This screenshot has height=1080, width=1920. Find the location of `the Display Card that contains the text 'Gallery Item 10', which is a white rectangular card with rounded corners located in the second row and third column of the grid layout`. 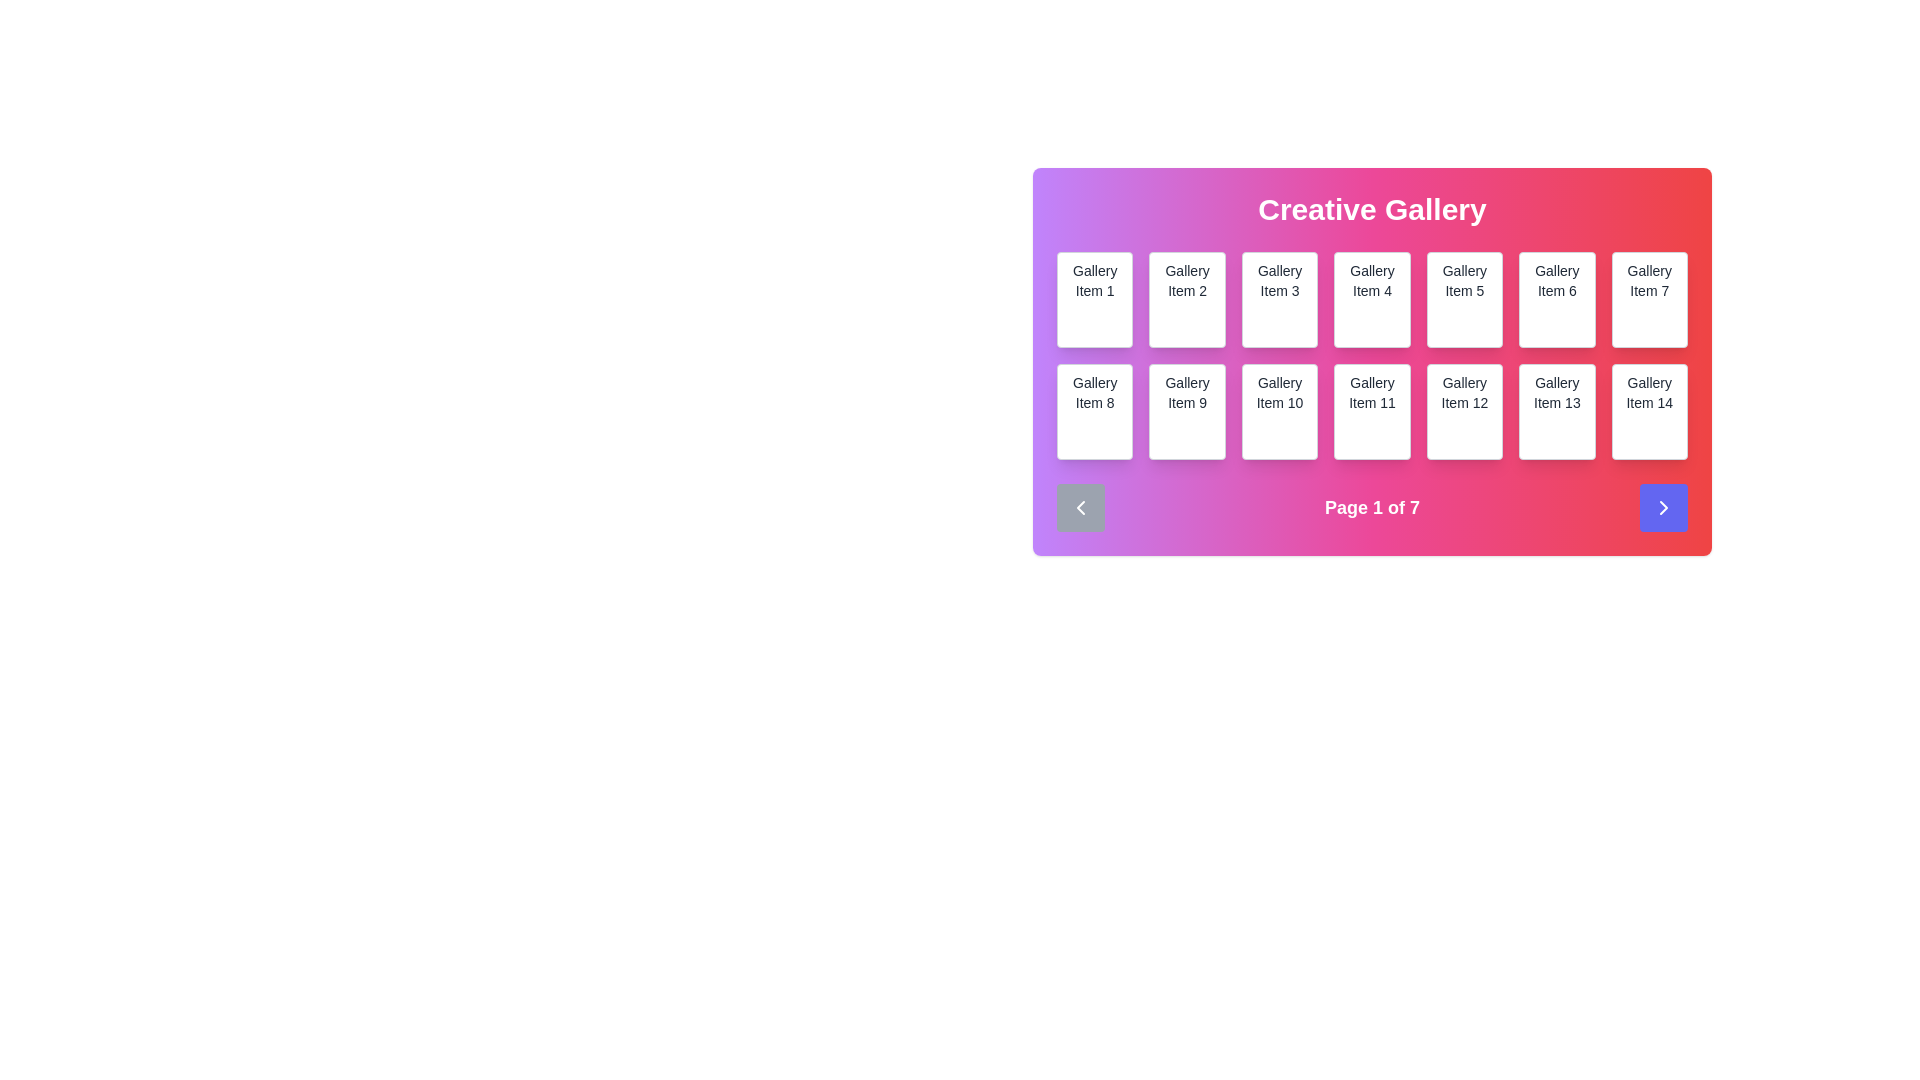

the Display Card that contains the text 'Gallery Item 10', which is a white rectangular card with rounded corners located in the second row and third column of the grid layout is located at coordinates (1280, 411).